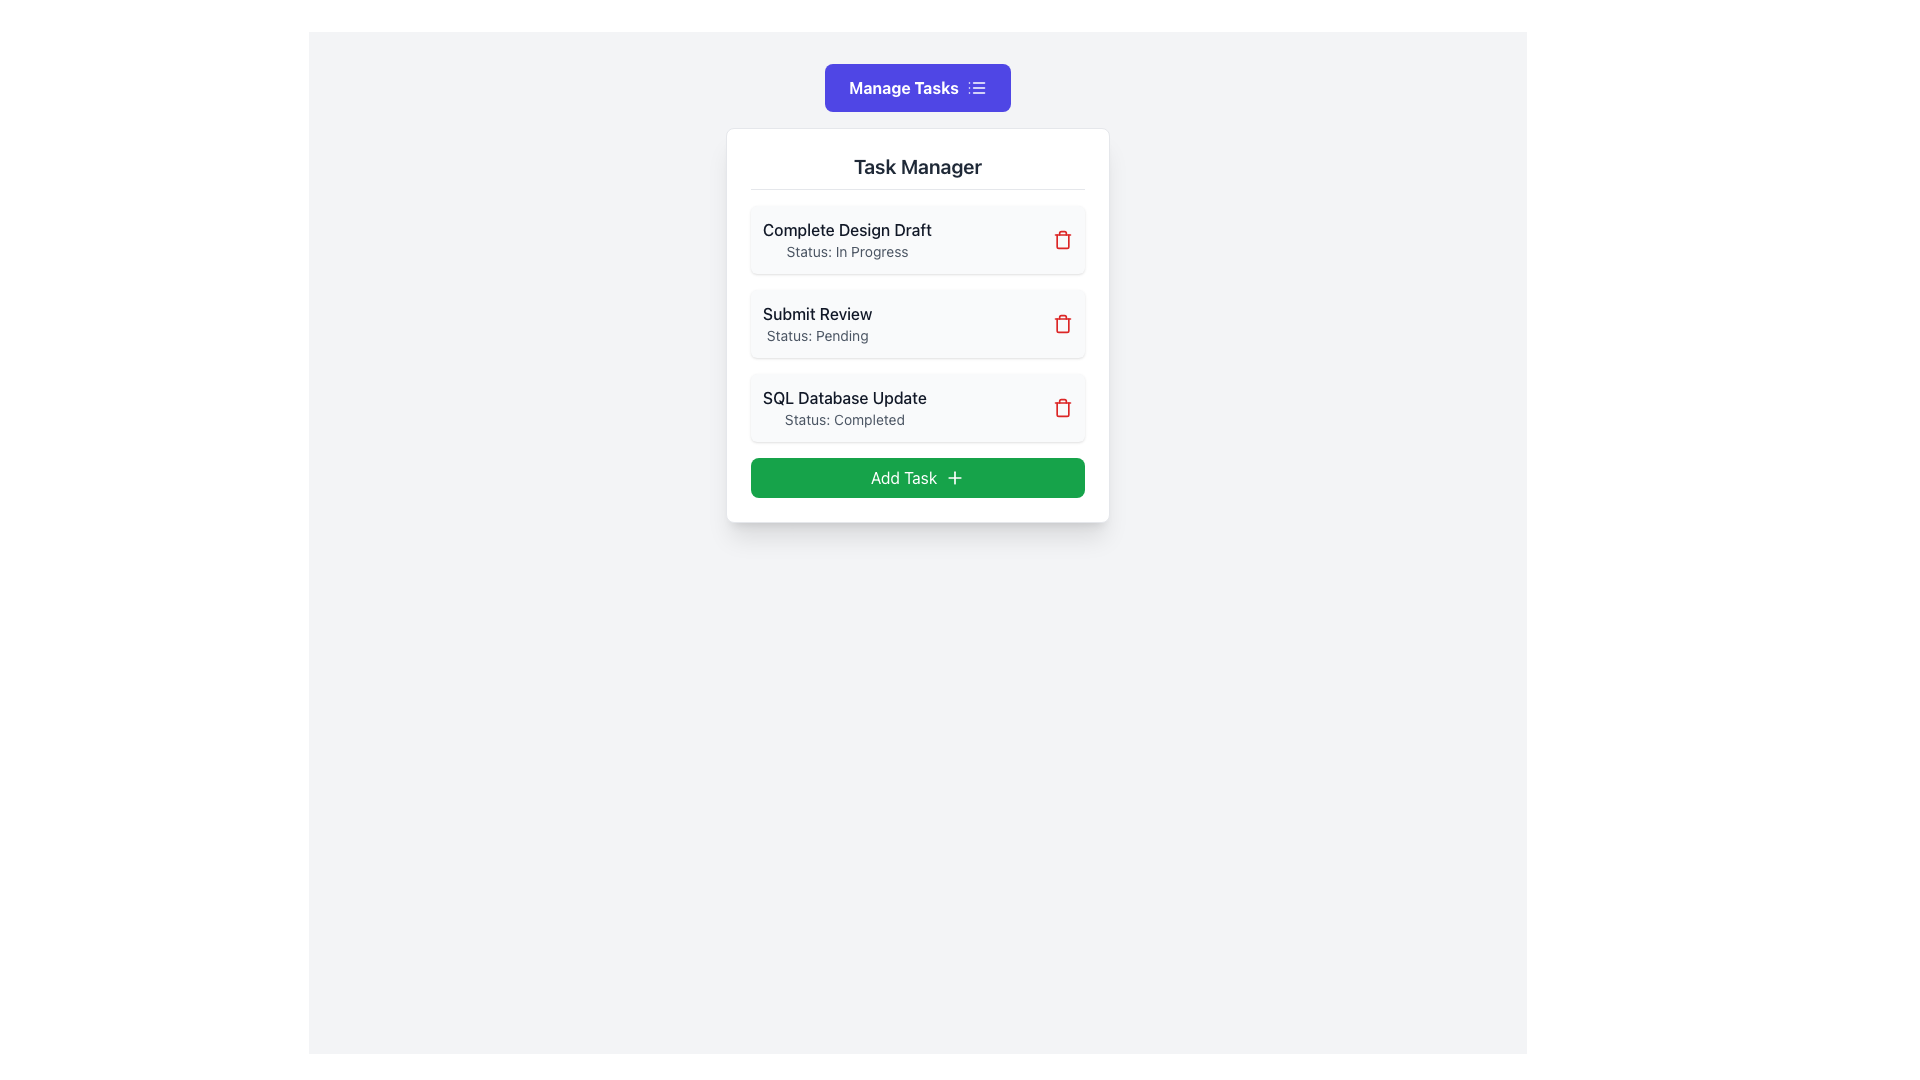 This screenshot has width=1920, height=1080. I want to click on the Text Display Box that contains 'Complete Design Draft' and 'Status: In Progress', which is the first item in the task list under the 'Task Manager' title, so click(916, 238).